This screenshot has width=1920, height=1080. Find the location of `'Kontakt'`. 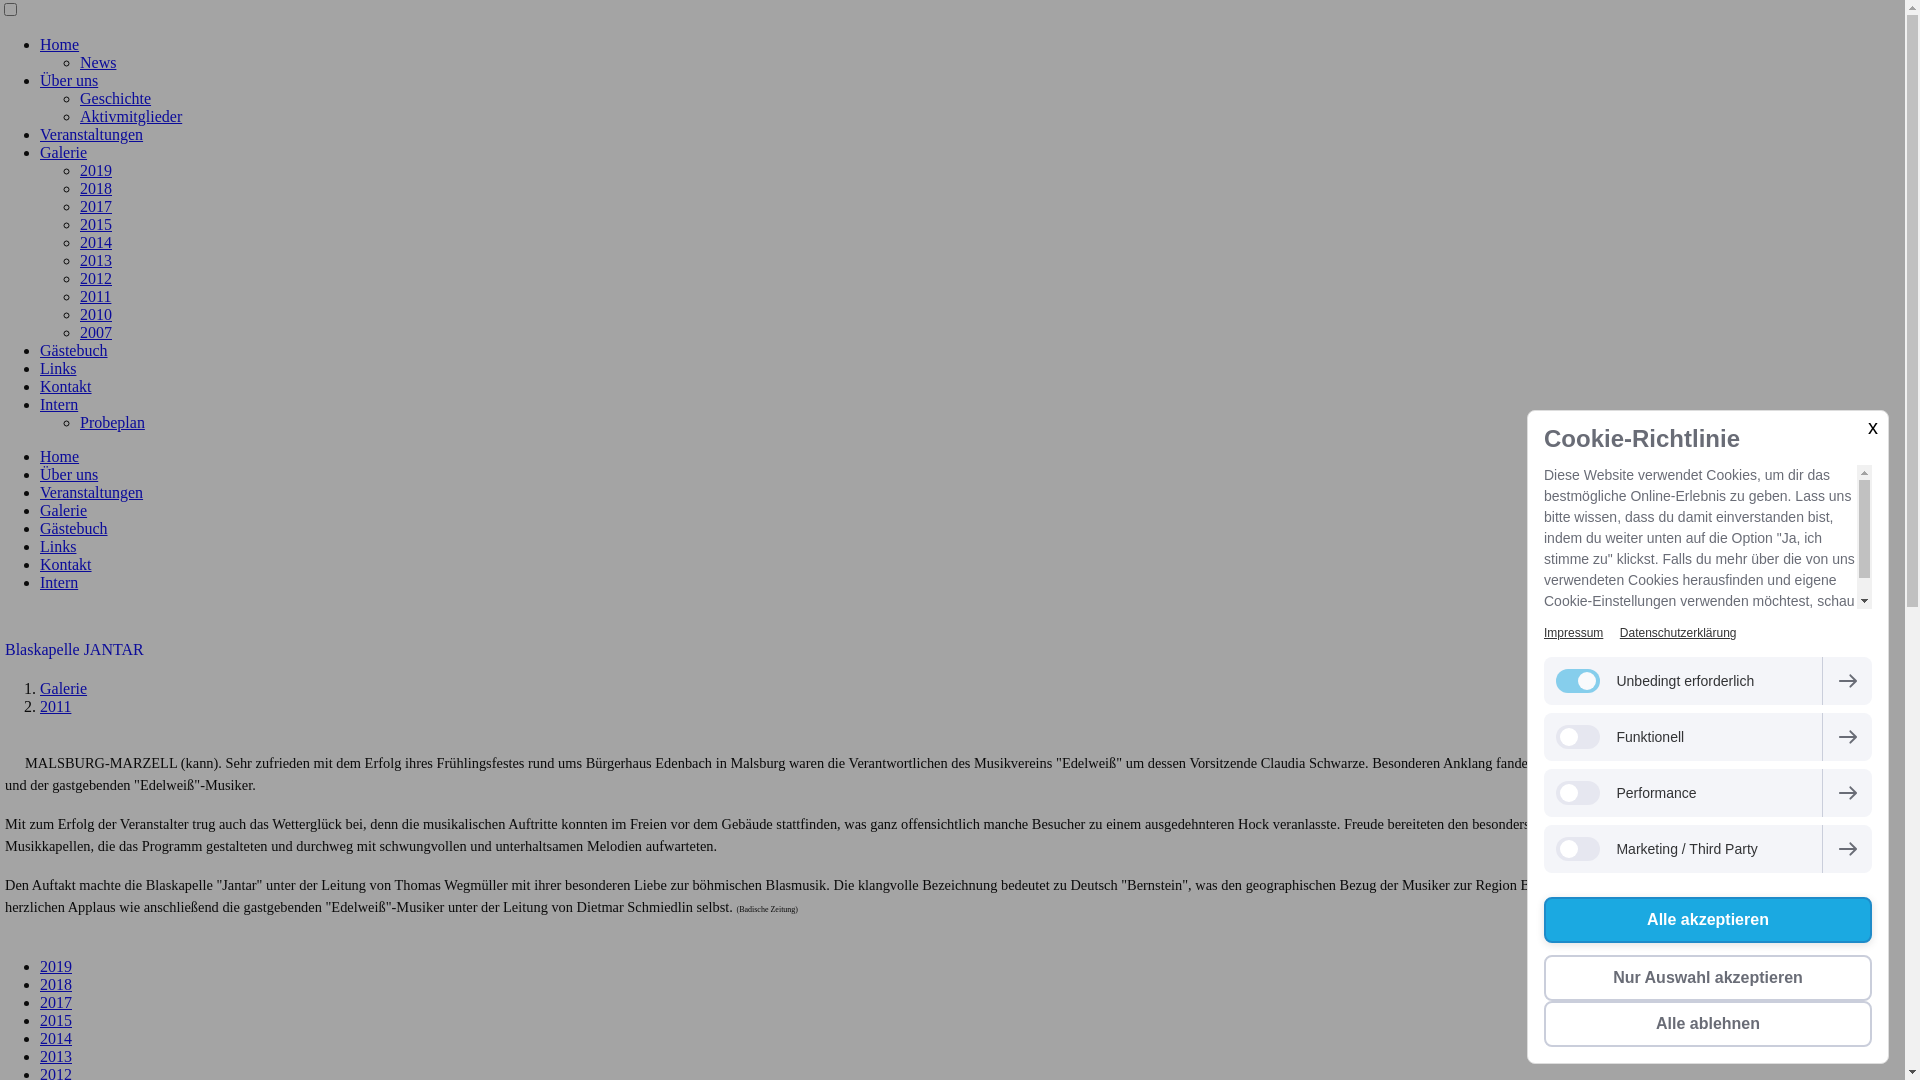

'Kontakt' is located at coordinates (66, 564).